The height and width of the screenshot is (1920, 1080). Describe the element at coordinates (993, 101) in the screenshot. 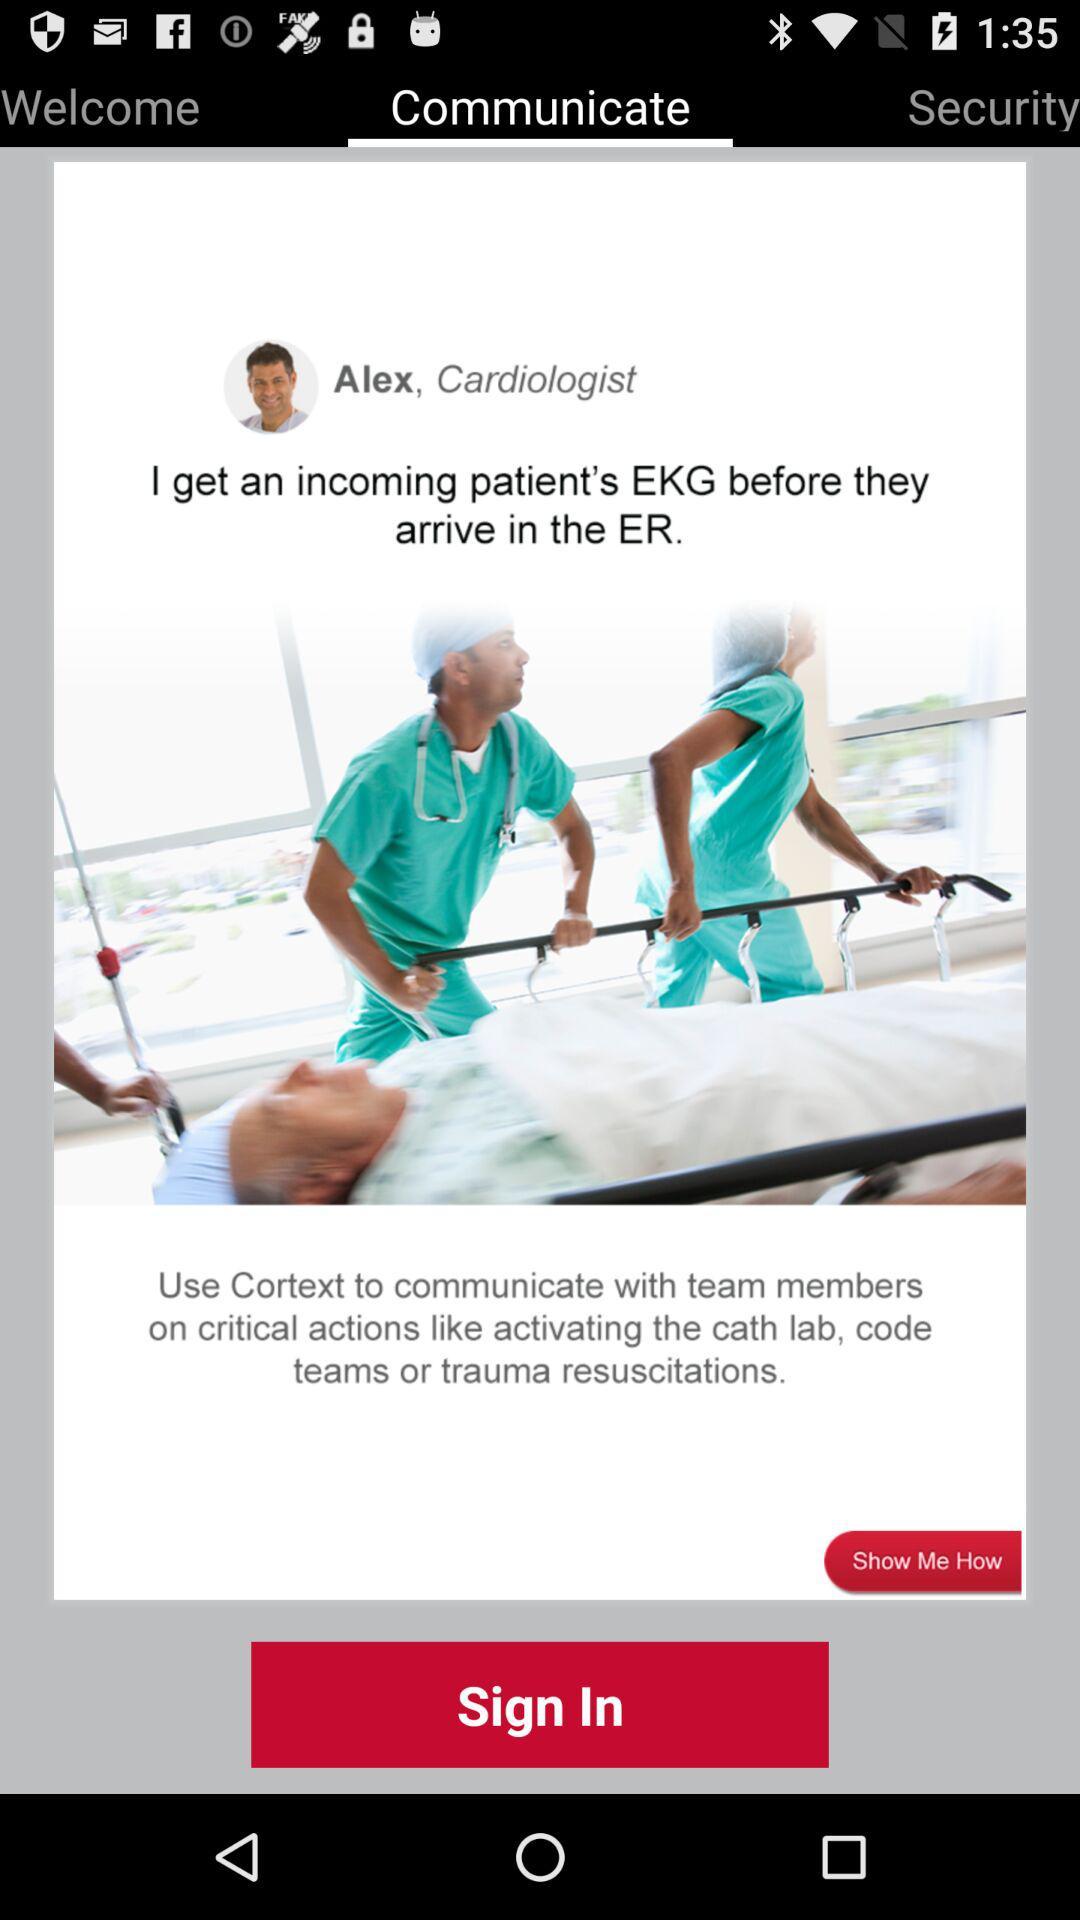

I see `the item at the top right corner` at that location.